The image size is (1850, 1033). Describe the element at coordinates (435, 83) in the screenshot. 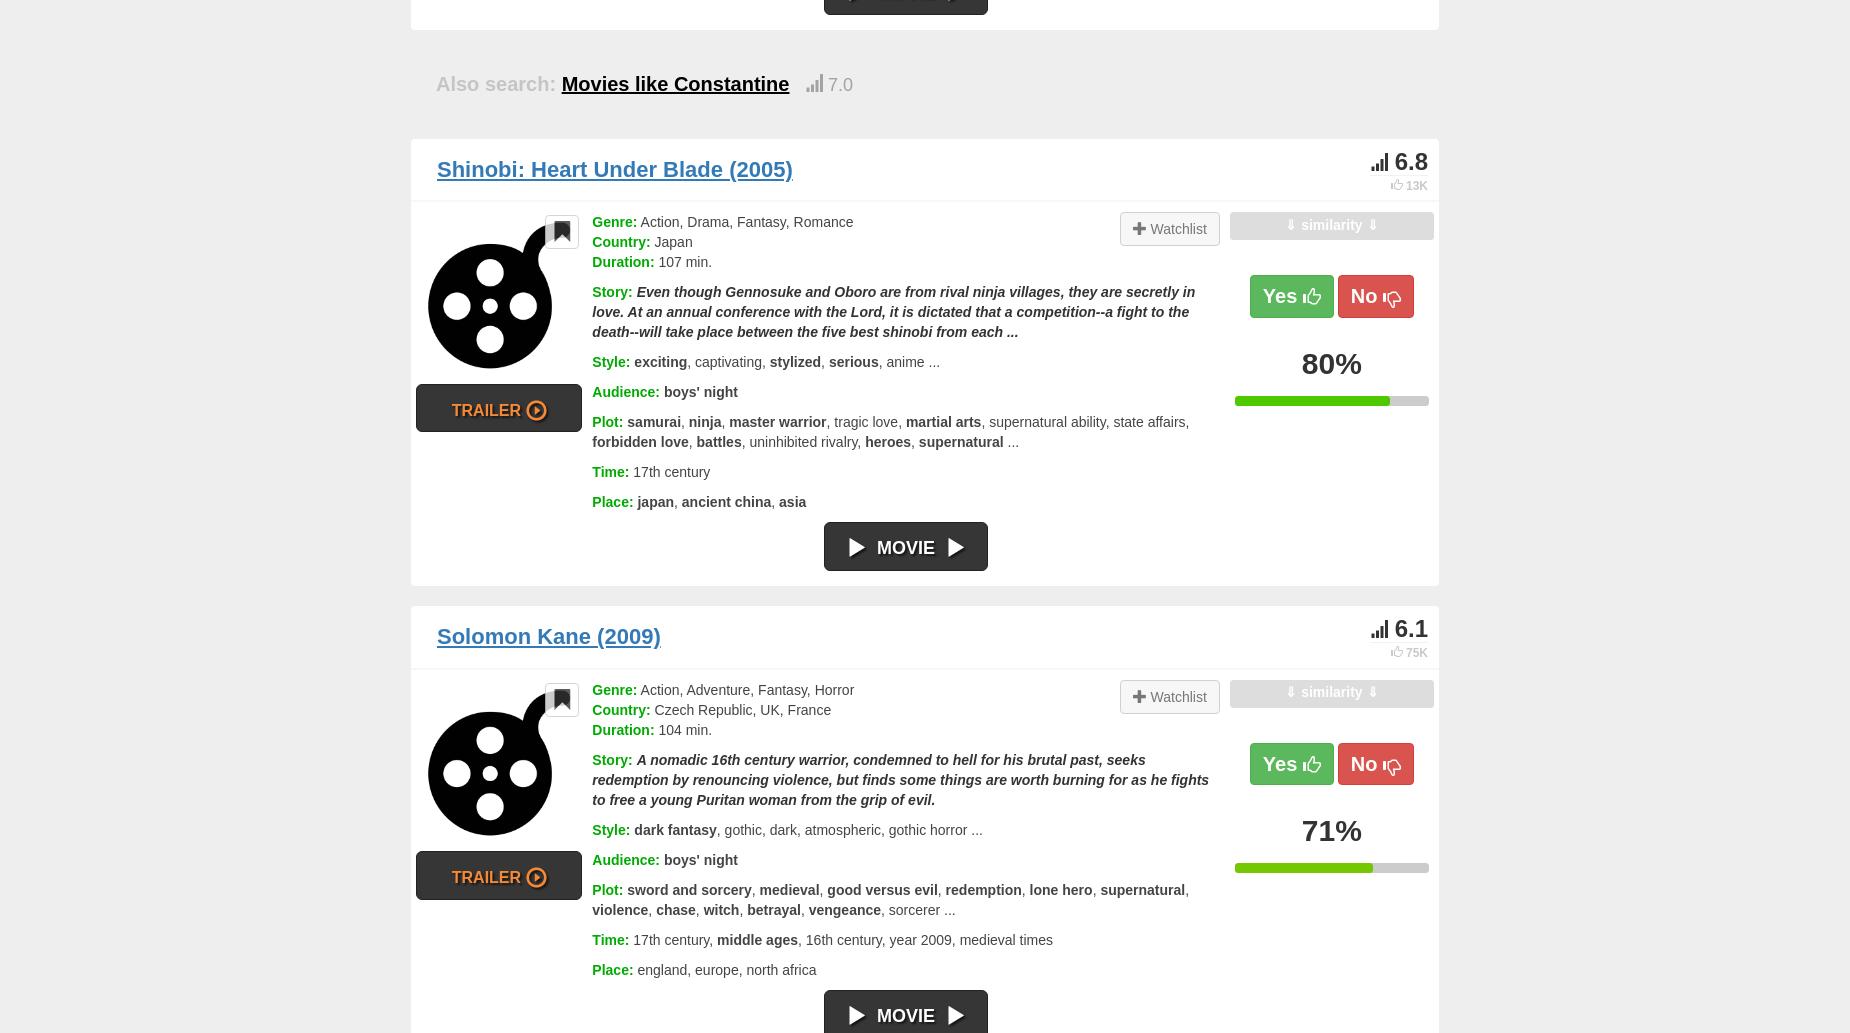

I see `'Also search:'` at that location.